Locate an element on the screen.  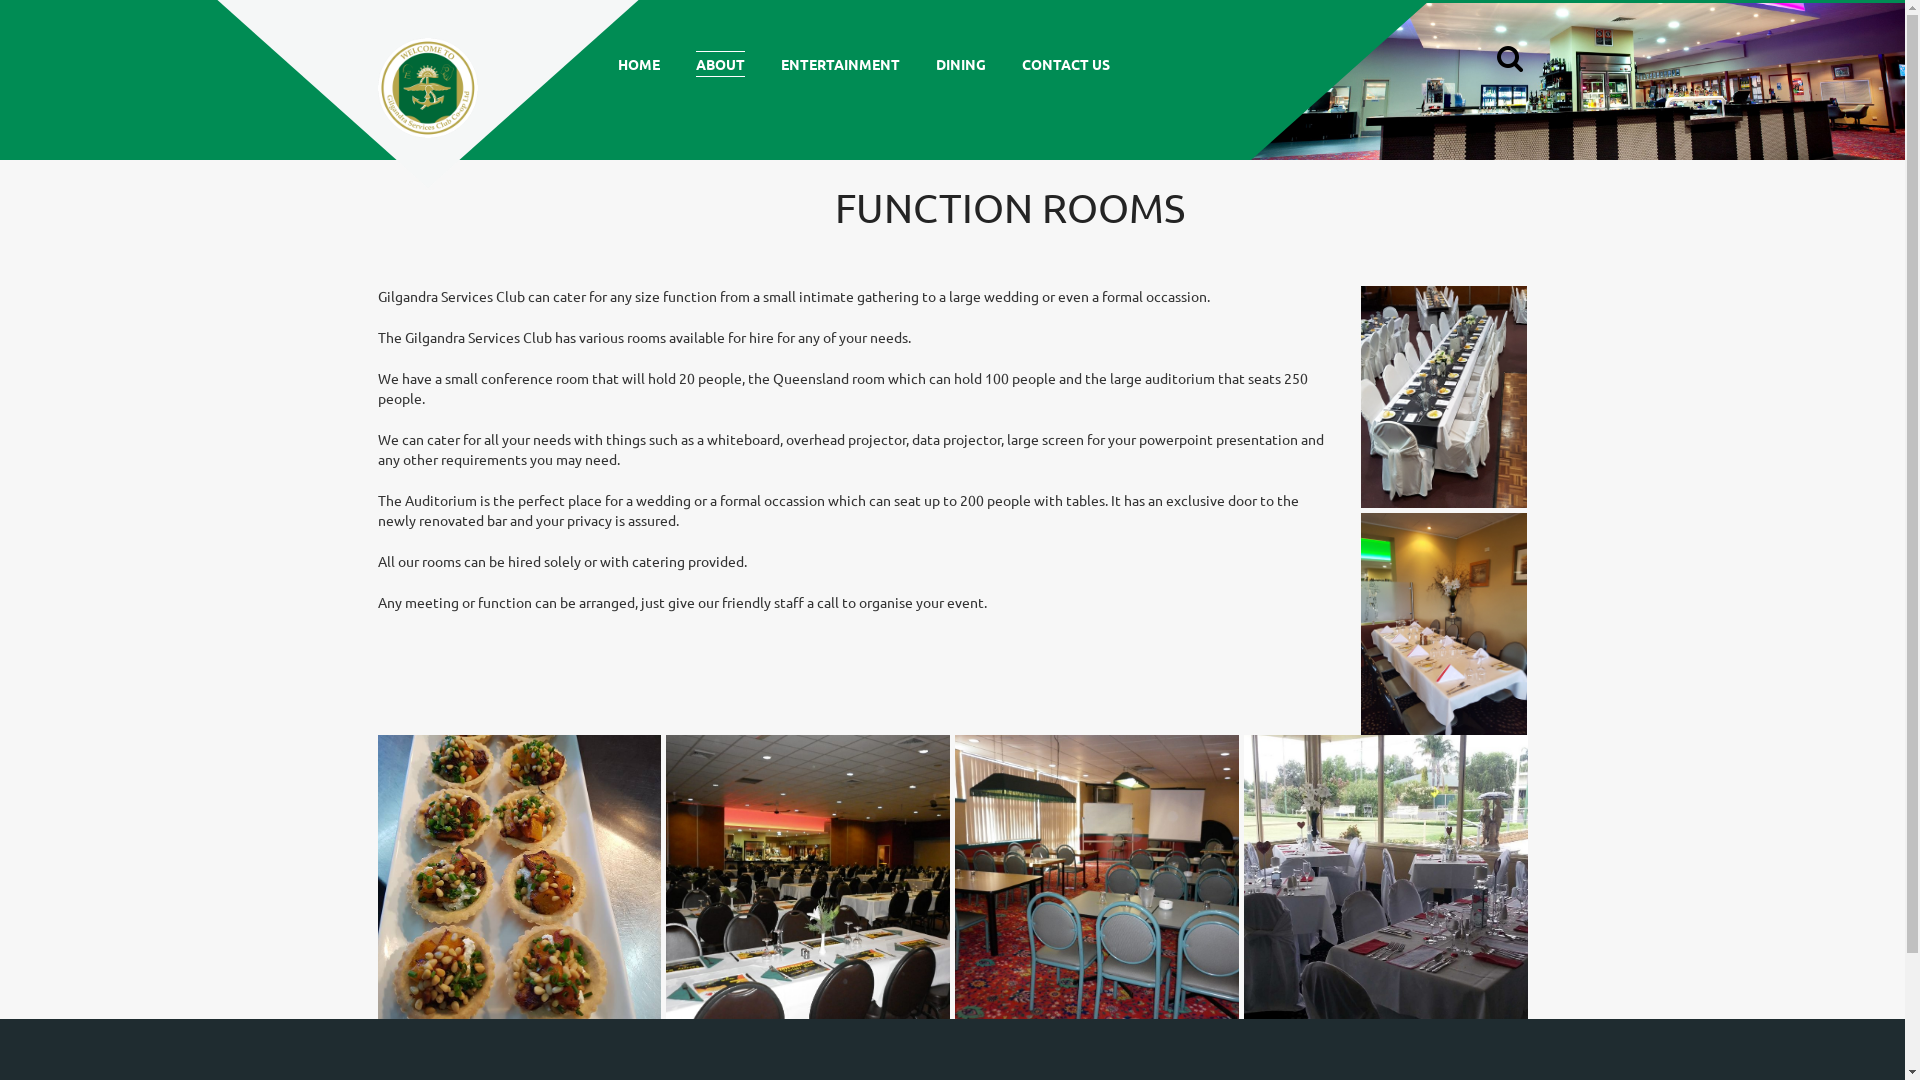
'HOME' is located at coordinates (637, 63).